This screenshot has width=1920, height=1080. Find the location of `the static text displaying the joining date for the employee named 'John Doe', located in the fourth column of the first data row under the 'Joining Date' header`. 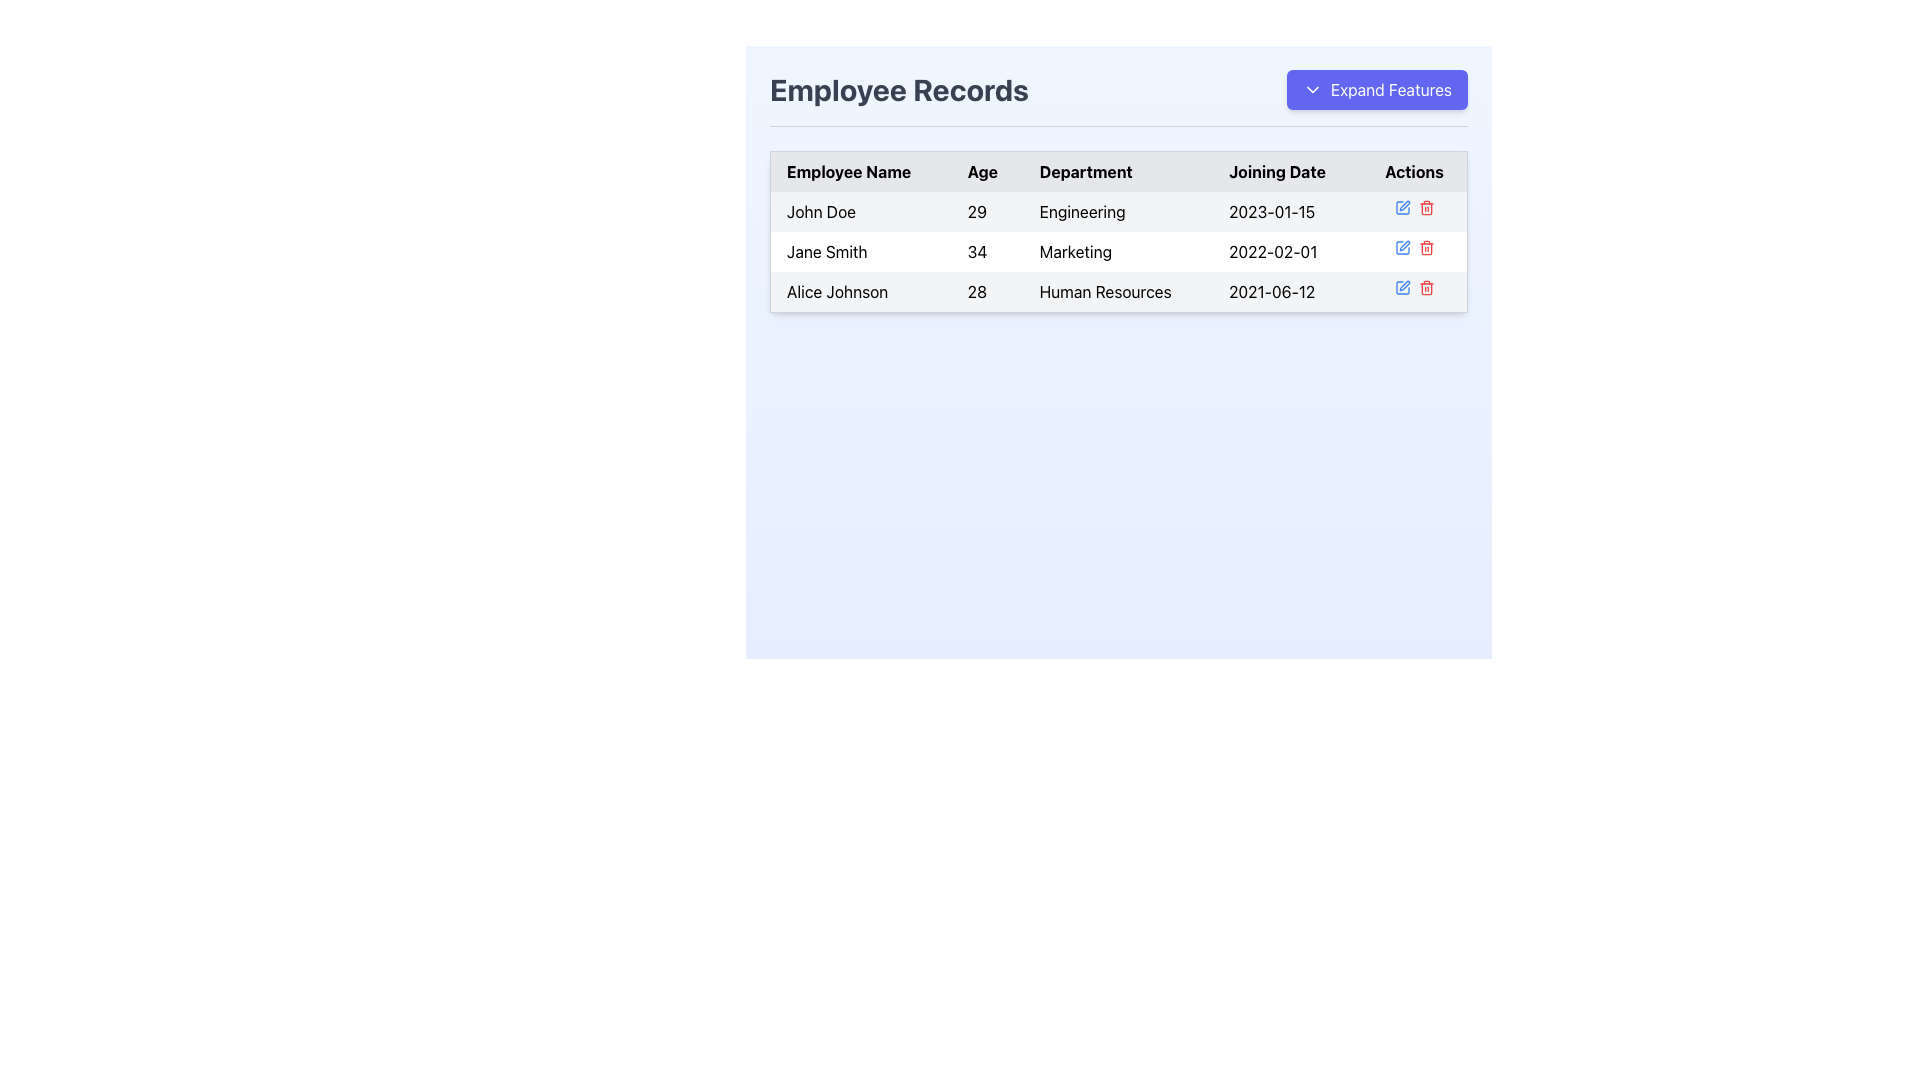

the static text displaying the joining date for the employee named 'John Doe', located in the fourth column of the first data row under the 'Joining Date' header is located at coordinates (1287, 212).